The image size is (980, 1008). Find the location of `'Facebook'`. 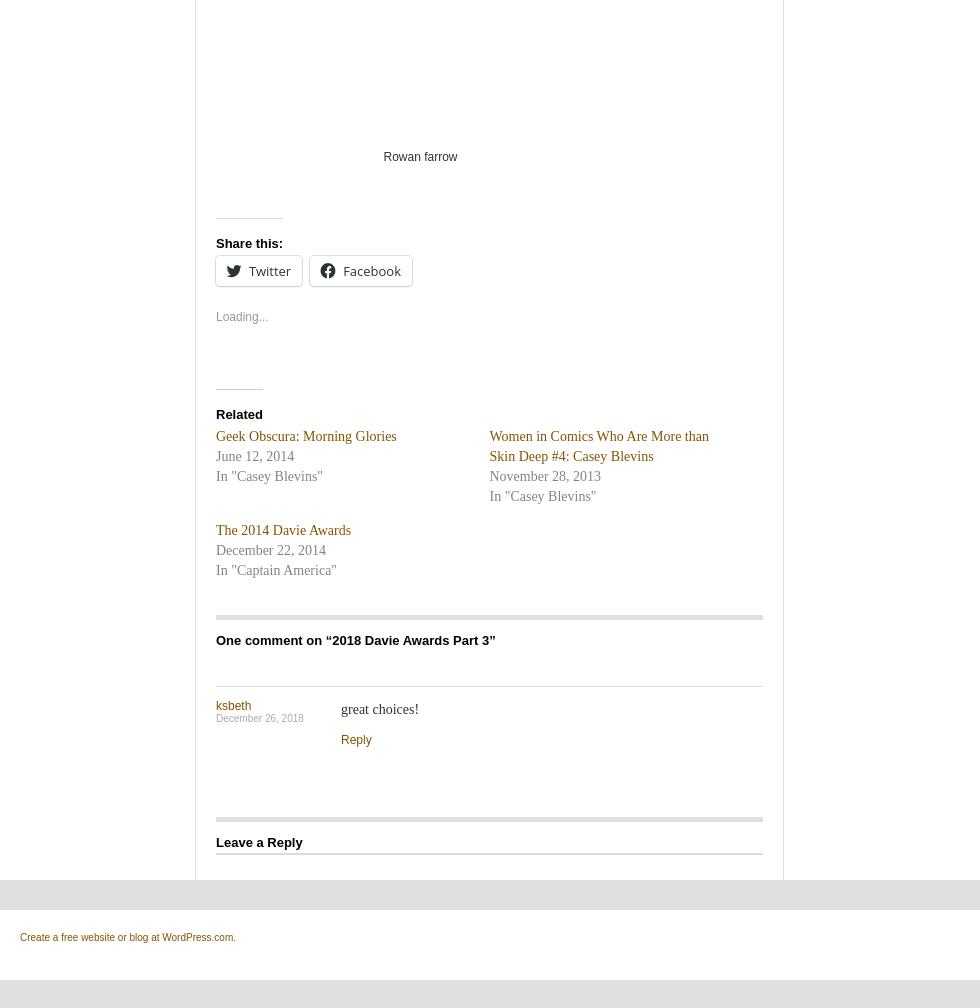

'Facebook' is located at coordinates (372, 270).